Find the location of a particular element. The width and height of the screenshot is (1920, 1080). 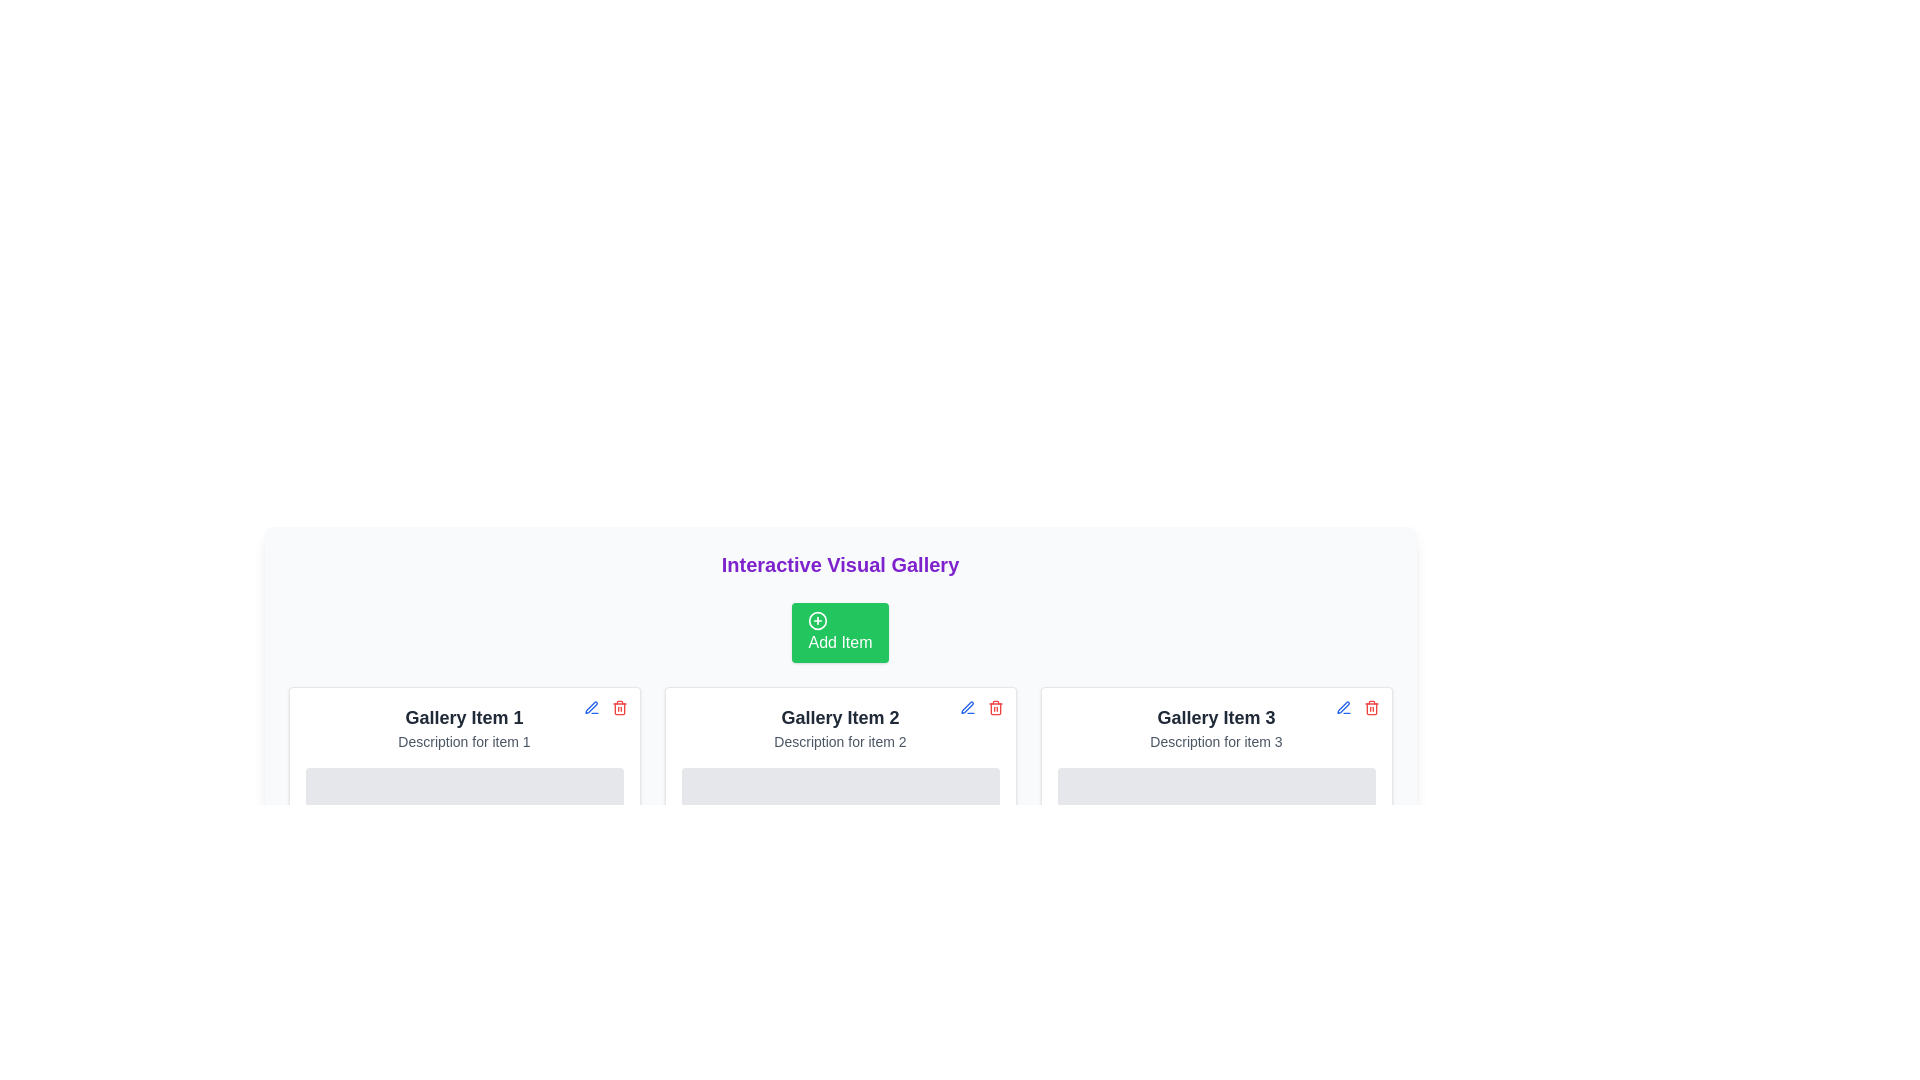

the label that displays 'Description for item 3', which is located below the heading 'Gallery Item 3' in the third card of a horizontal row is located at coordinates (1215, 741).